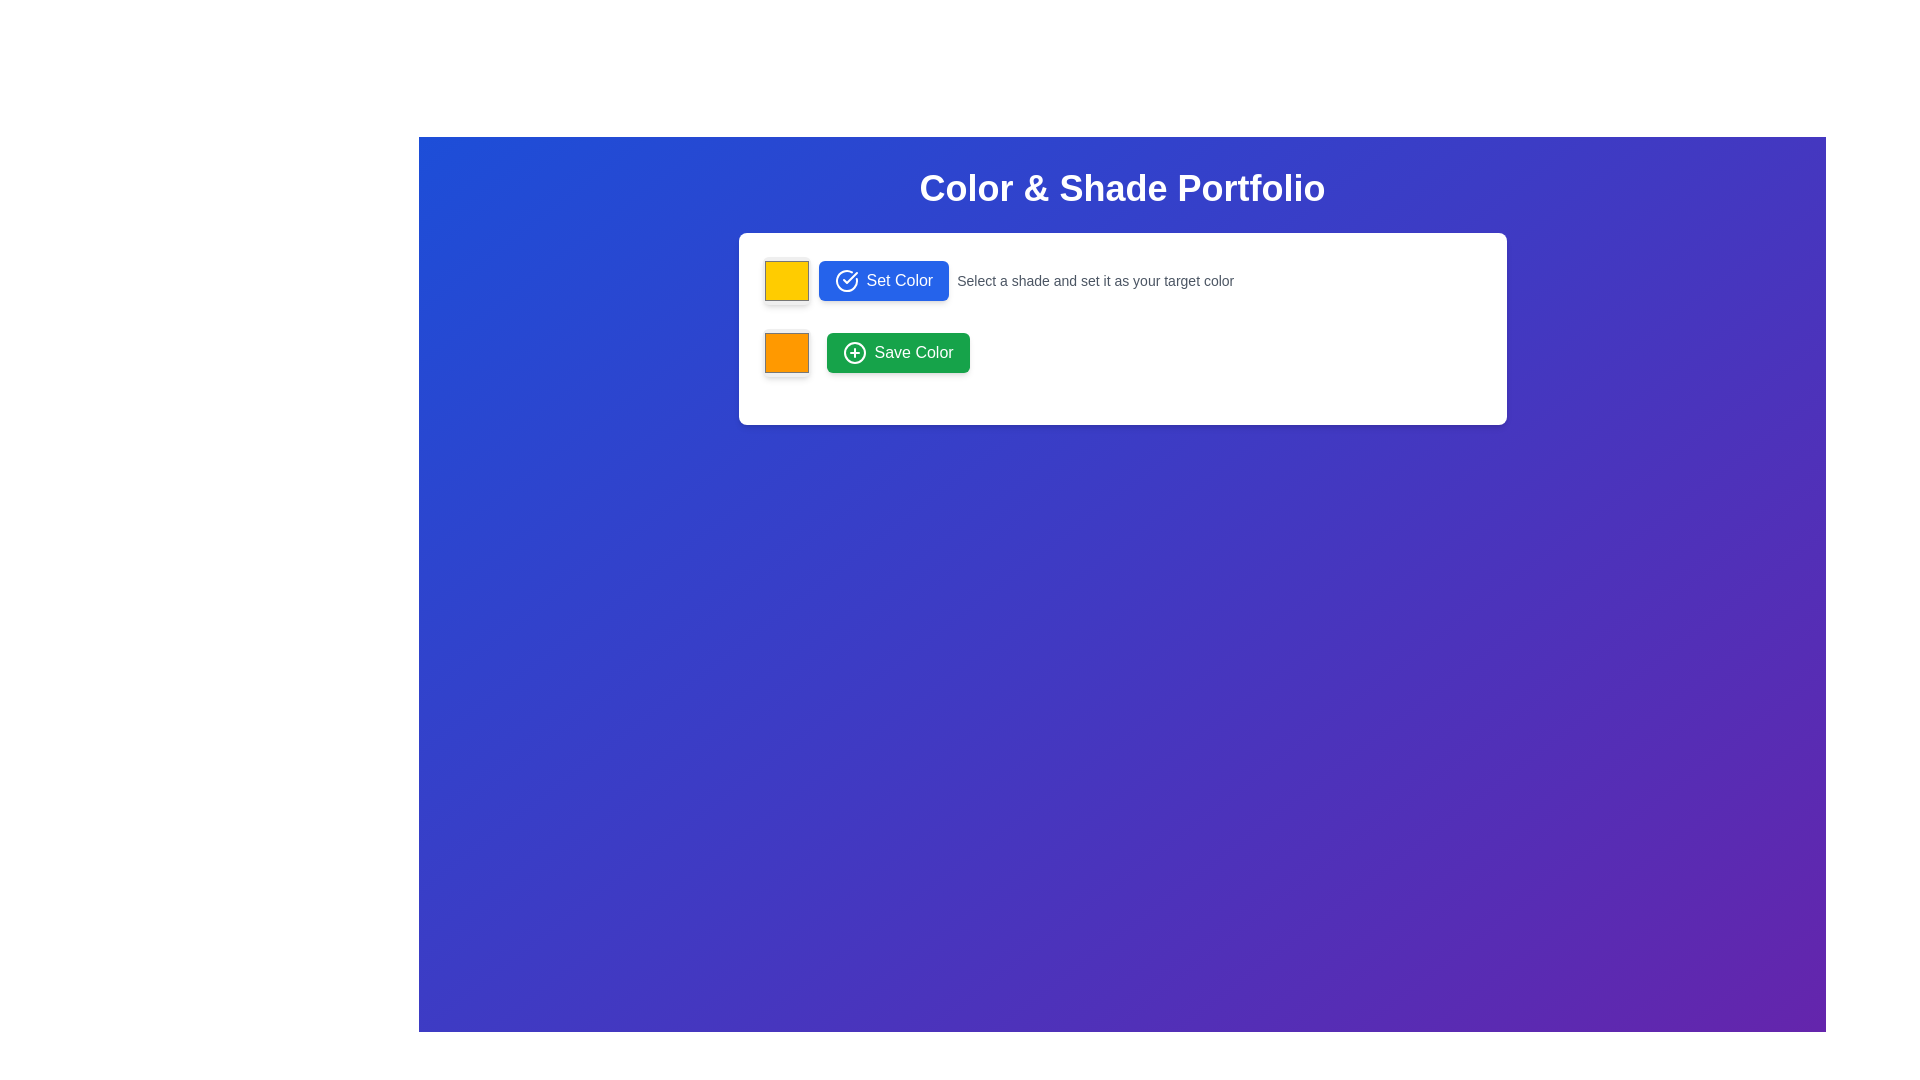 This screenshot has width=1920, height=1080. What do you see at coordinates (854, 352) in the screenshot?
I see `the circular green icon with a plus sign in the center, which is located within the 'Save Color' button at the lower-right corner of the white panel` at bounding box center [854, 352].